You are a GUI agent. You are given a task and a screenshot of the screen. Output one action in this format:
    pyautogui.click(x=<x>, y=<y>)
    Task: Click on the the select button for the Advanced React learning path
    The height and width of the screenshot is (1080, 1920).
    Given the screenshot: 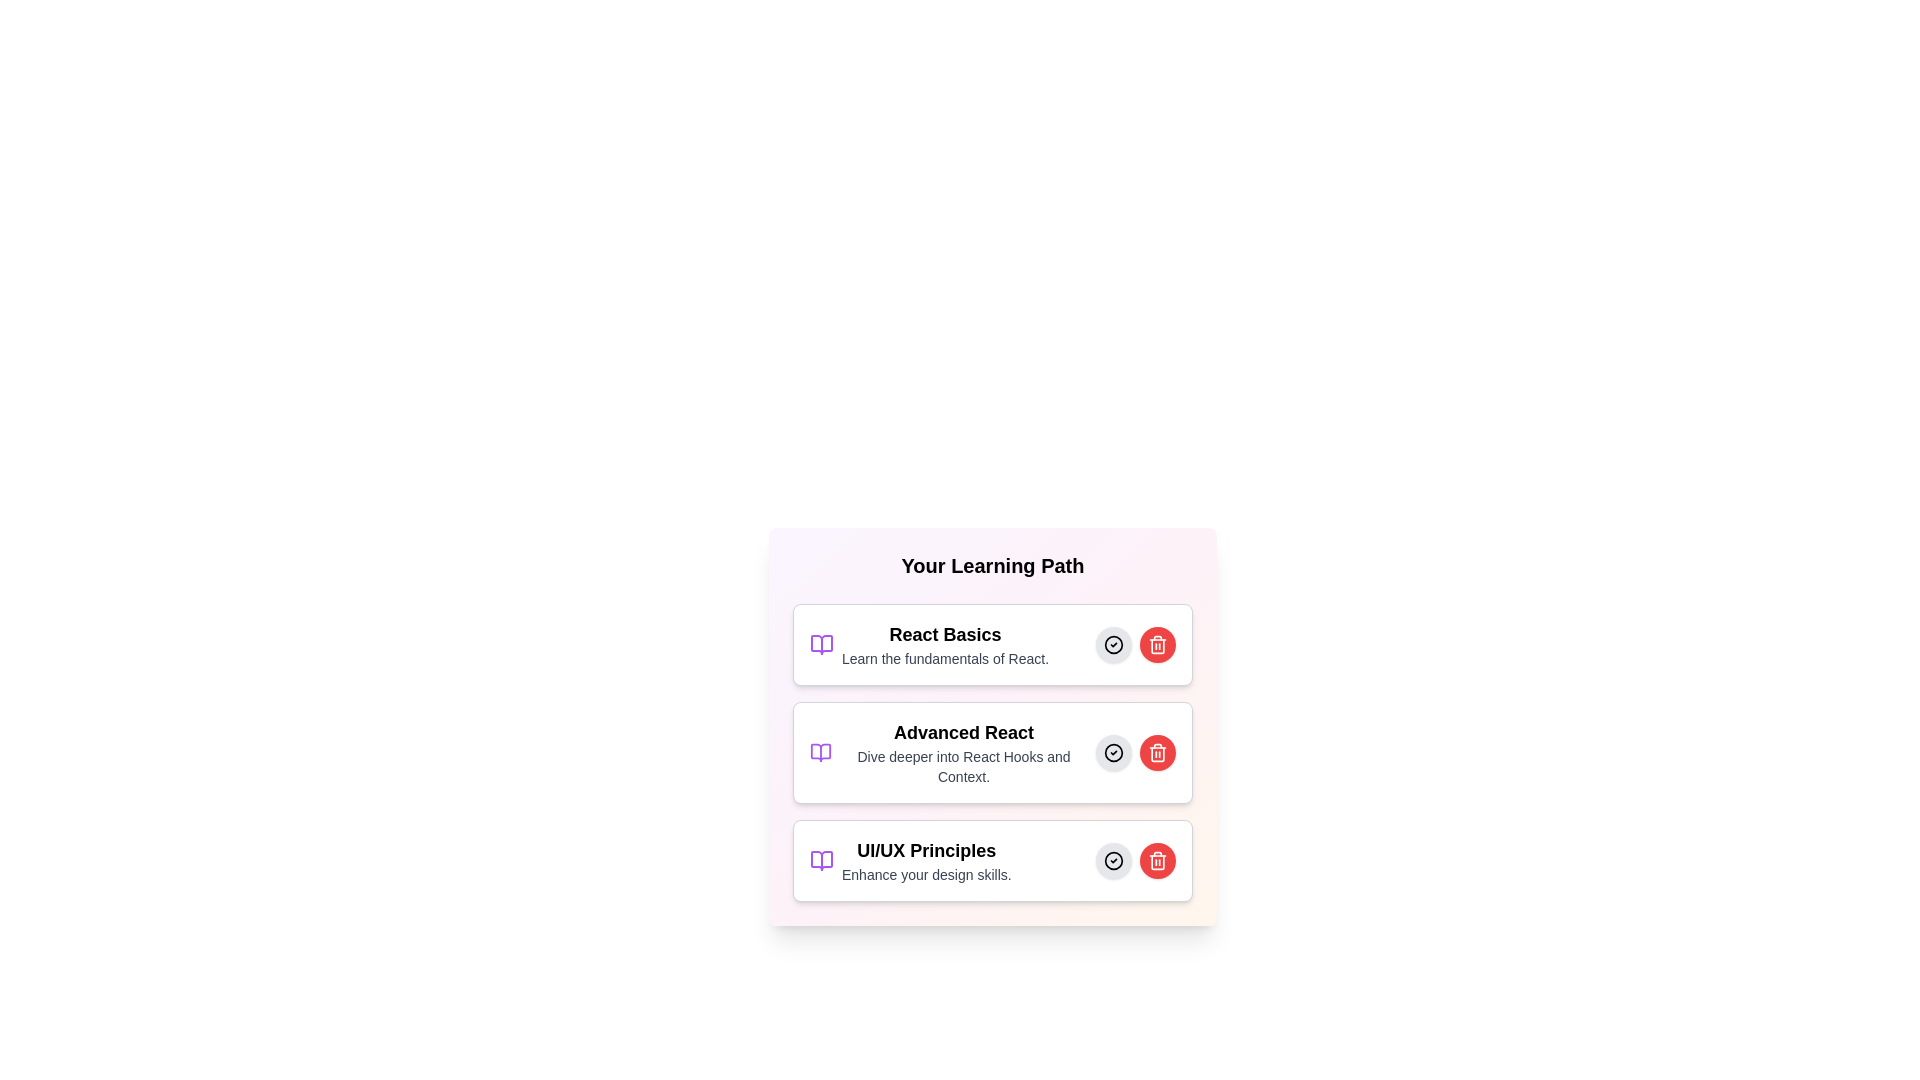 What is the action you would take?
    pyautogui.click(x=1112, y=752)
    